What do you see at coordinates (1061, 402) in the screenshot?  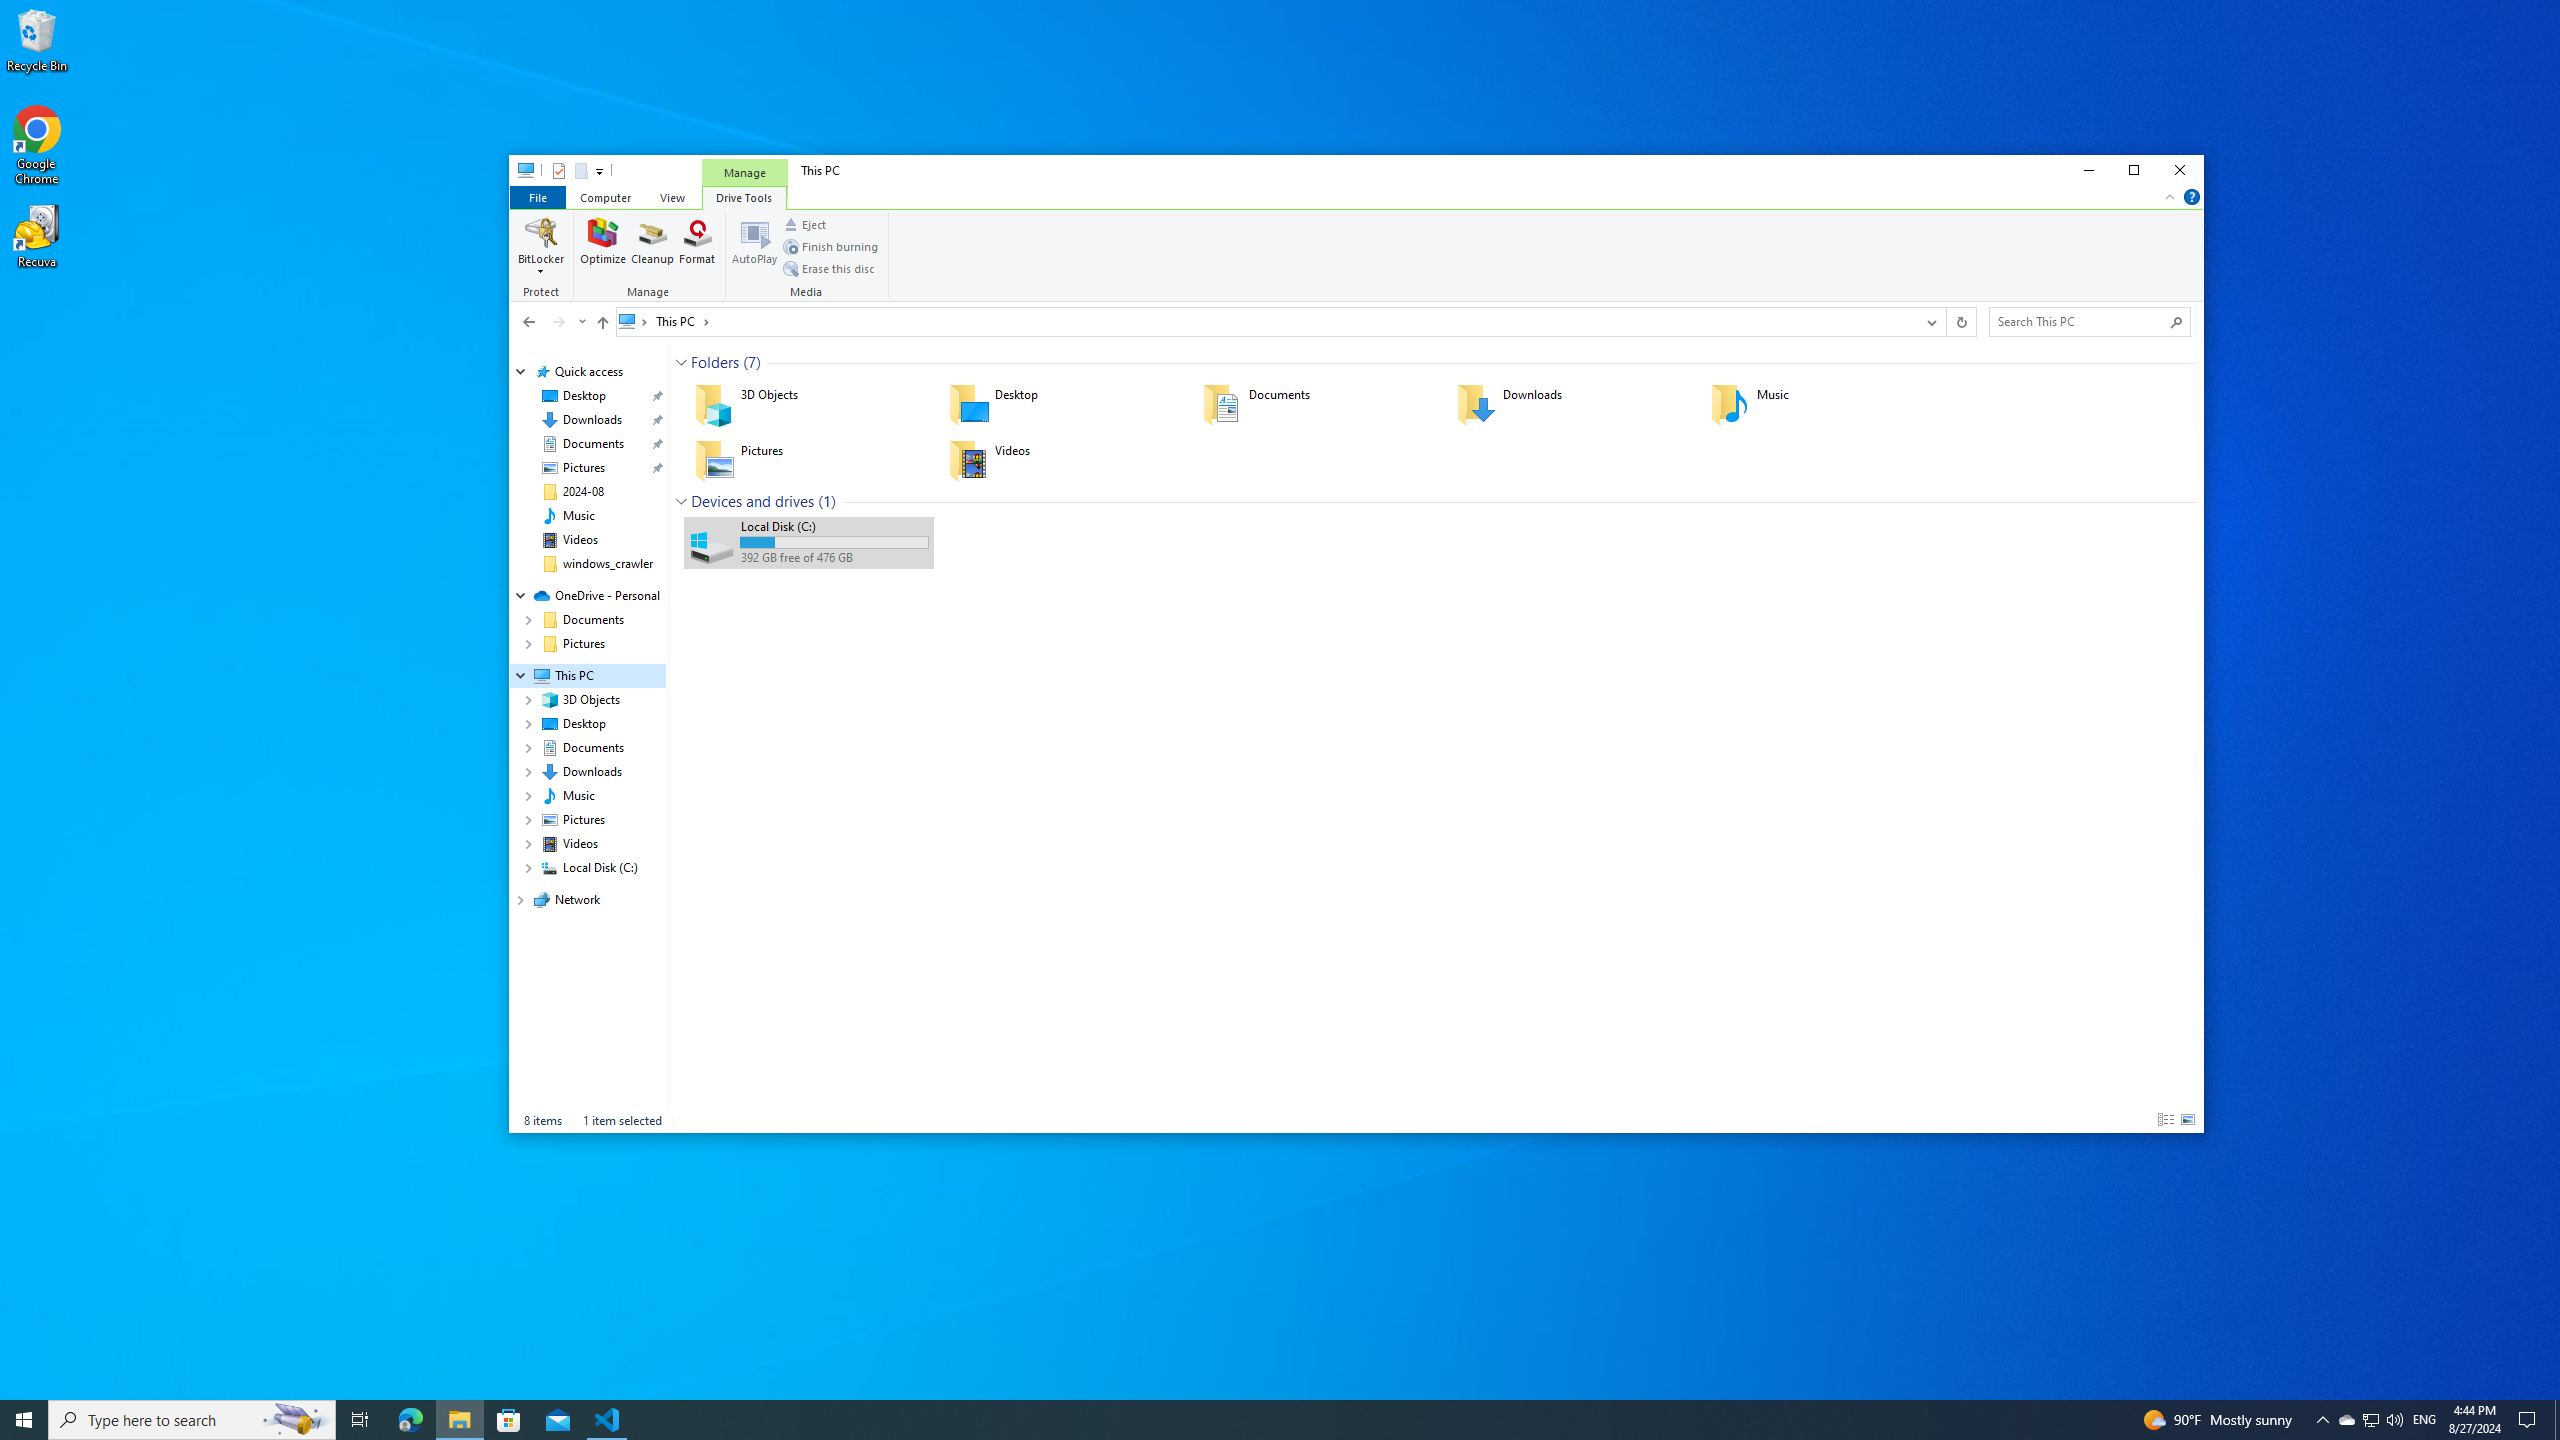 I see `'Desktop'` at bounding box center [1061, 402].